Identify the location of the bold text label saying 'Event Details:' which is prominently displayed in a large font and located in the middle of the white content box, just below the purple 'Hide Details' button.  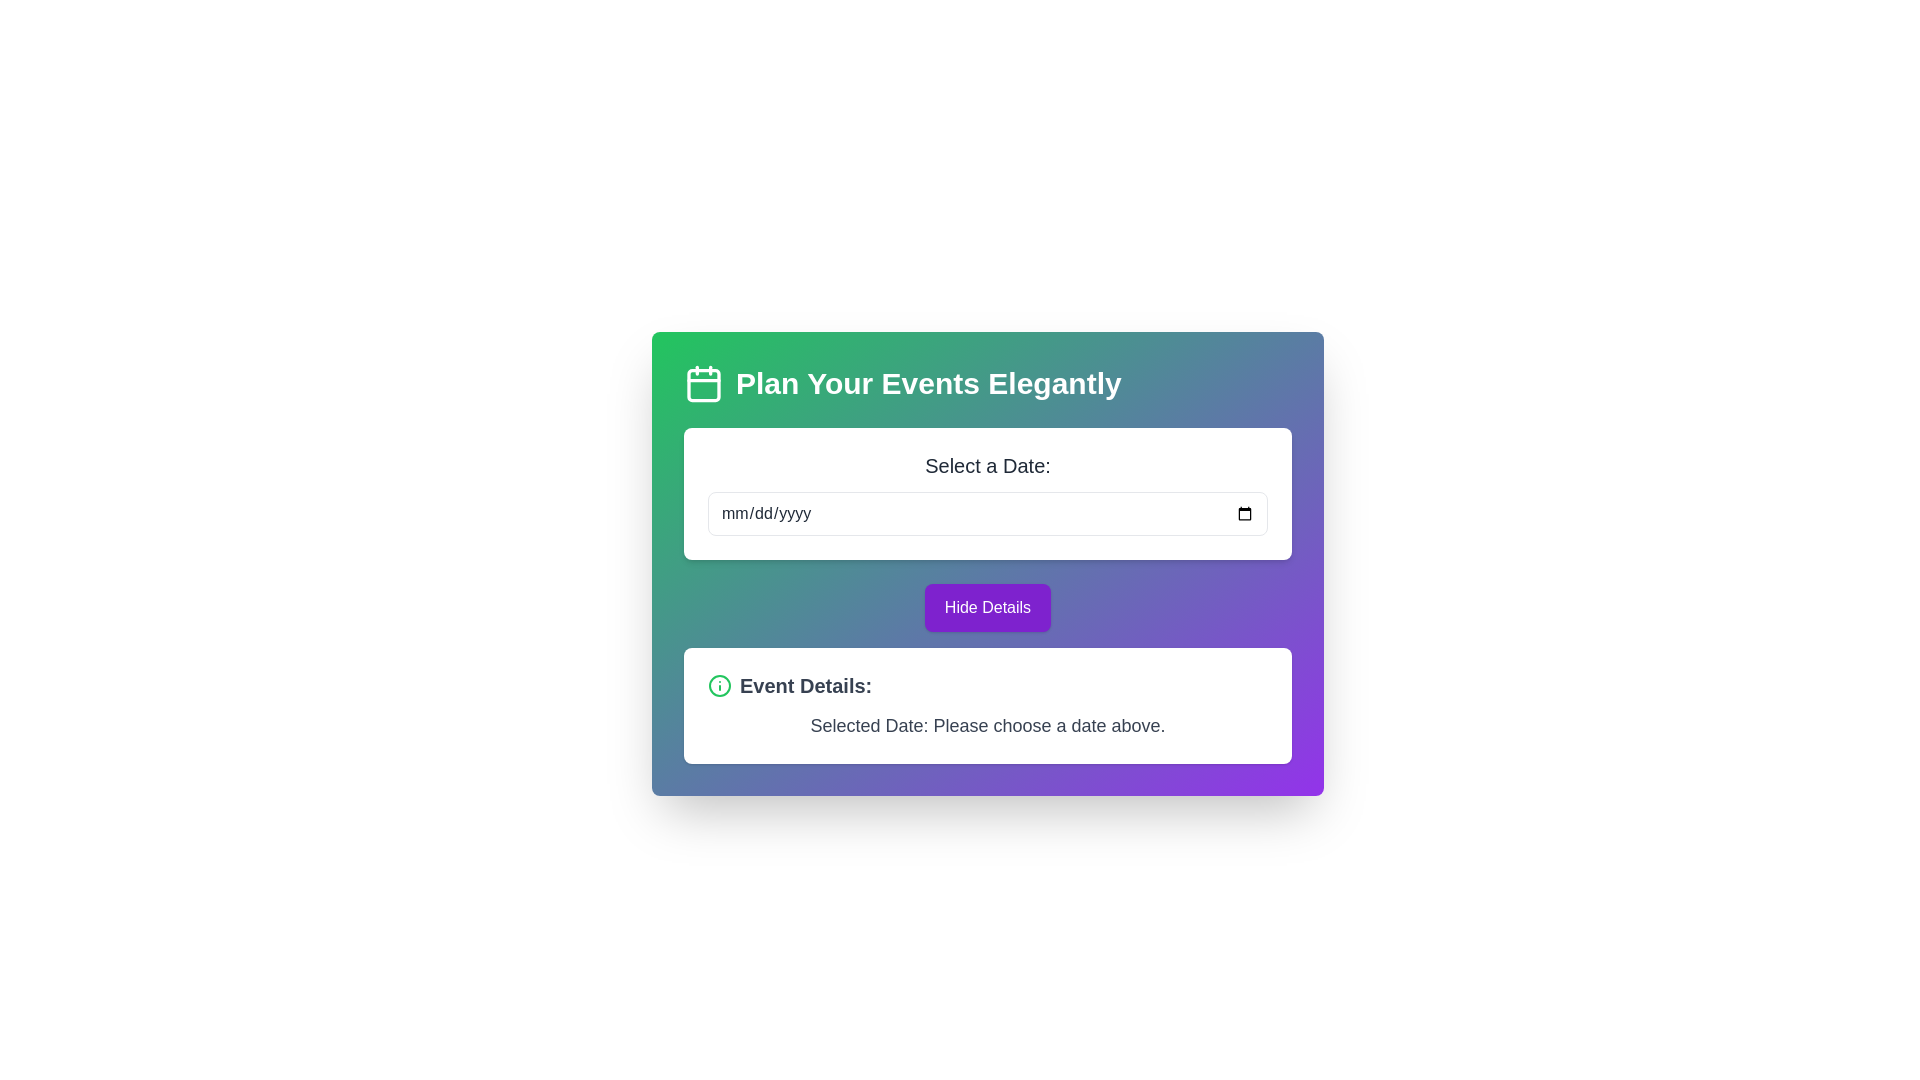
(806, 685).